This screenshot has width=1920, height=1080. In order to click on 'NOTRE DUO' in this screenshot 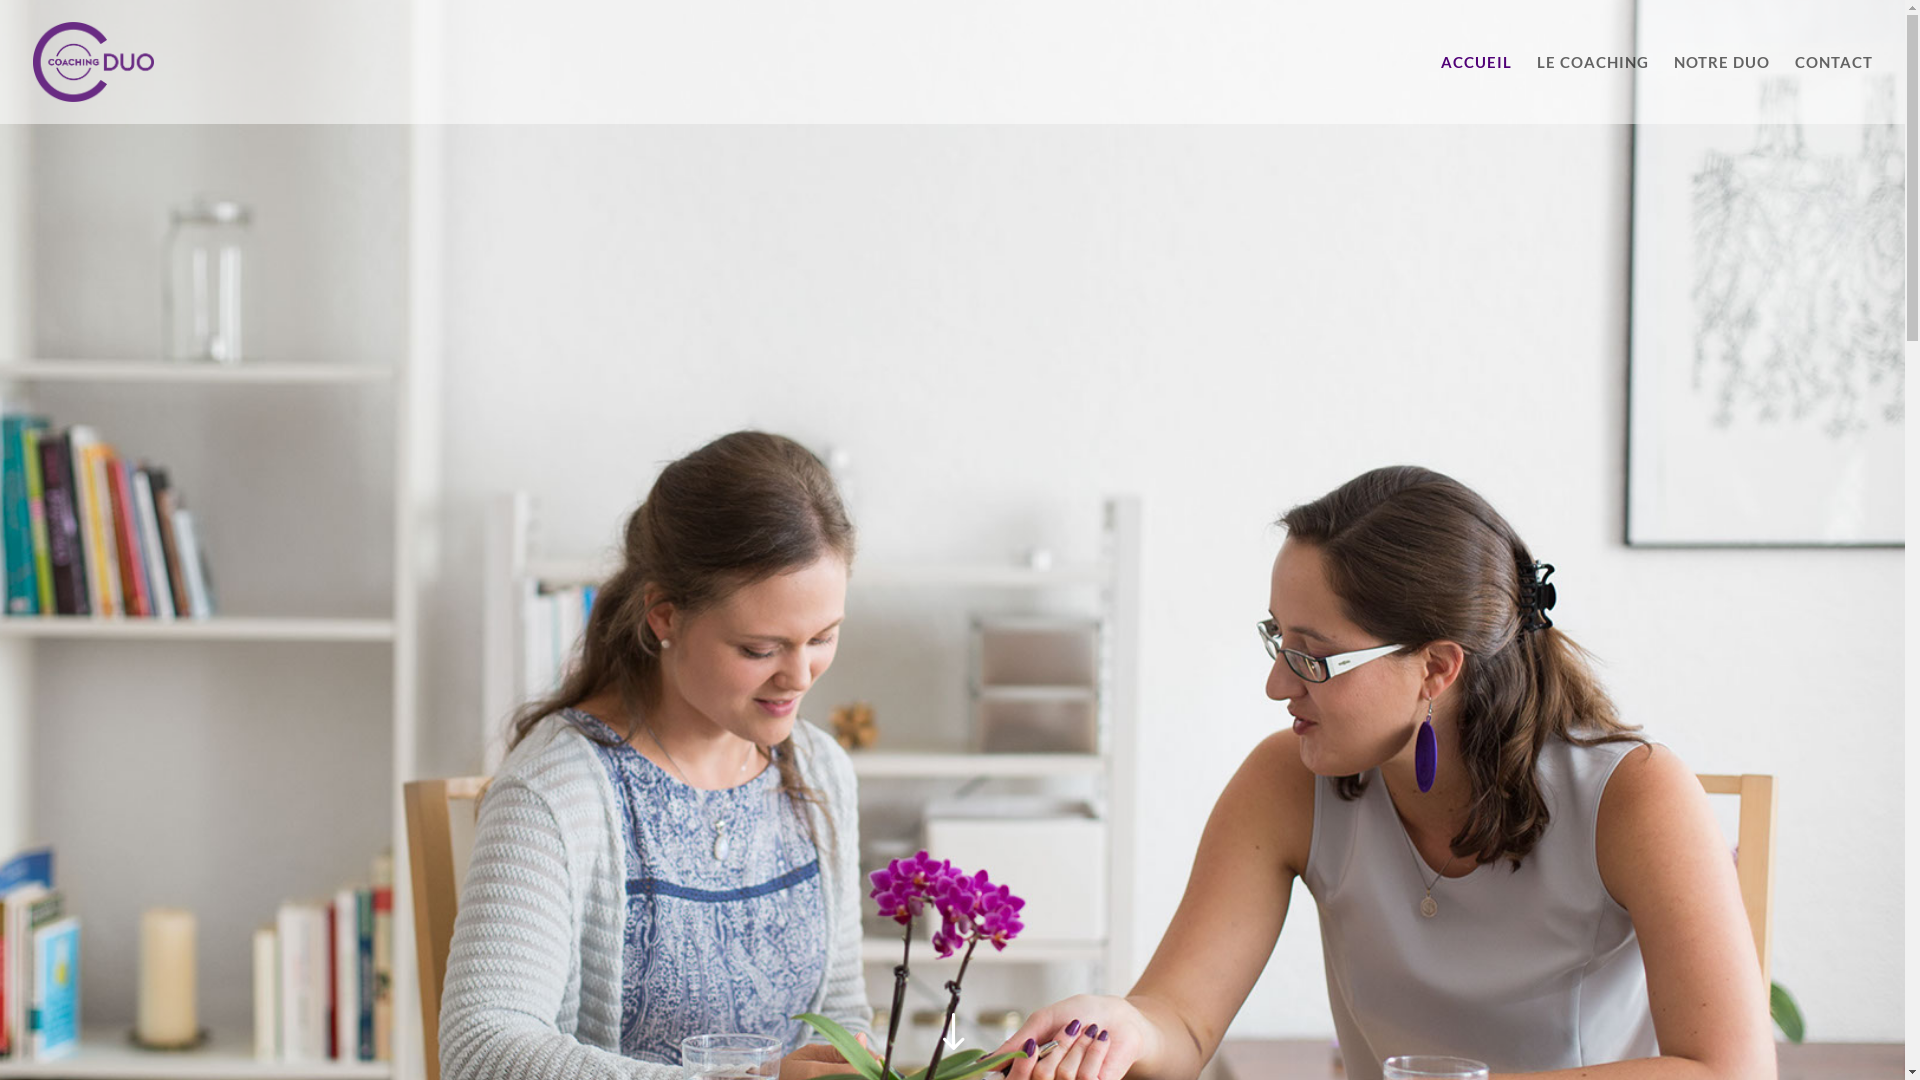, I will do `click(1721, 88)`.